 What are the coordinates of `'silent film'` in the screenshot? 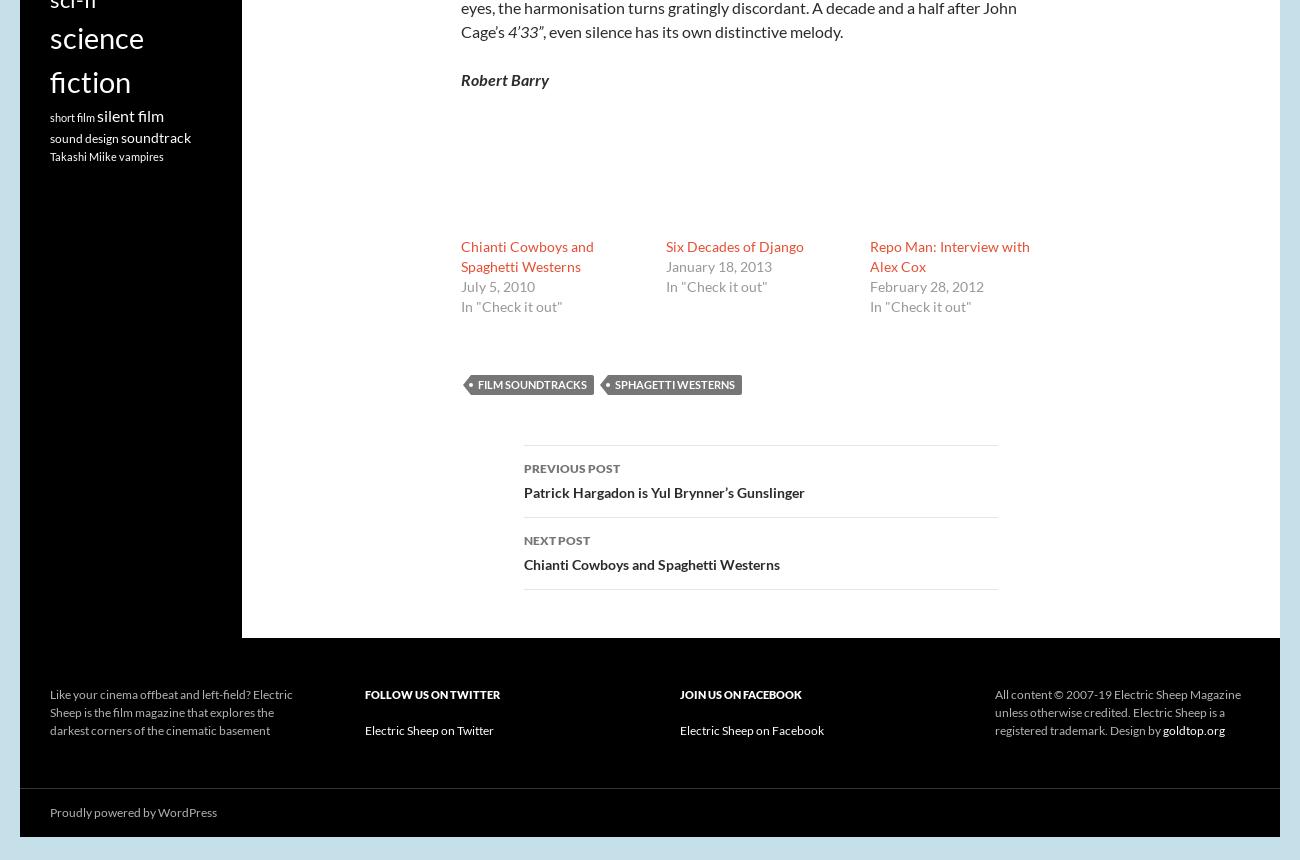 It's located at (96, 114).